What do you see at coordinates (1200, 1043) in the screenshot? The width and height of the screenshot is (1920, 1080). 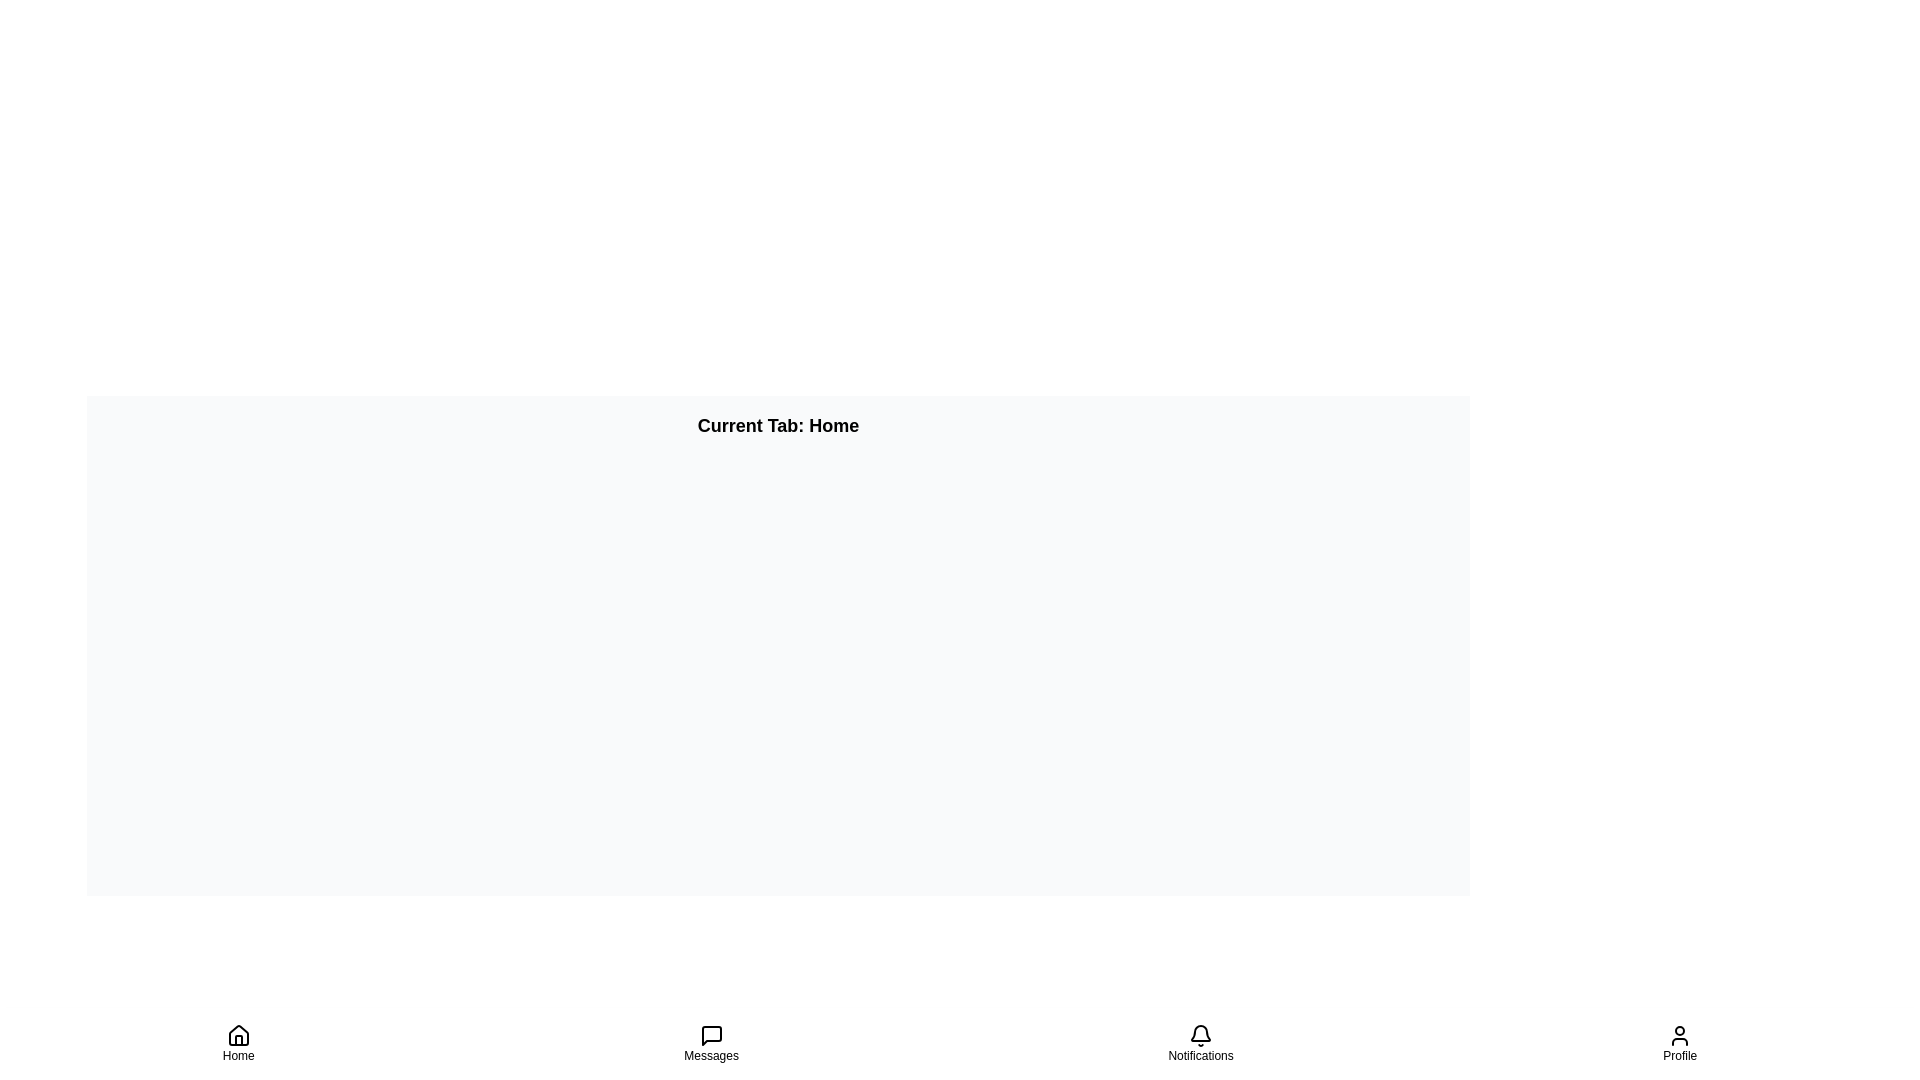 I see `the 'Notifications' button located in the bottom navigation bar` at bounding box center [1200, 1043].